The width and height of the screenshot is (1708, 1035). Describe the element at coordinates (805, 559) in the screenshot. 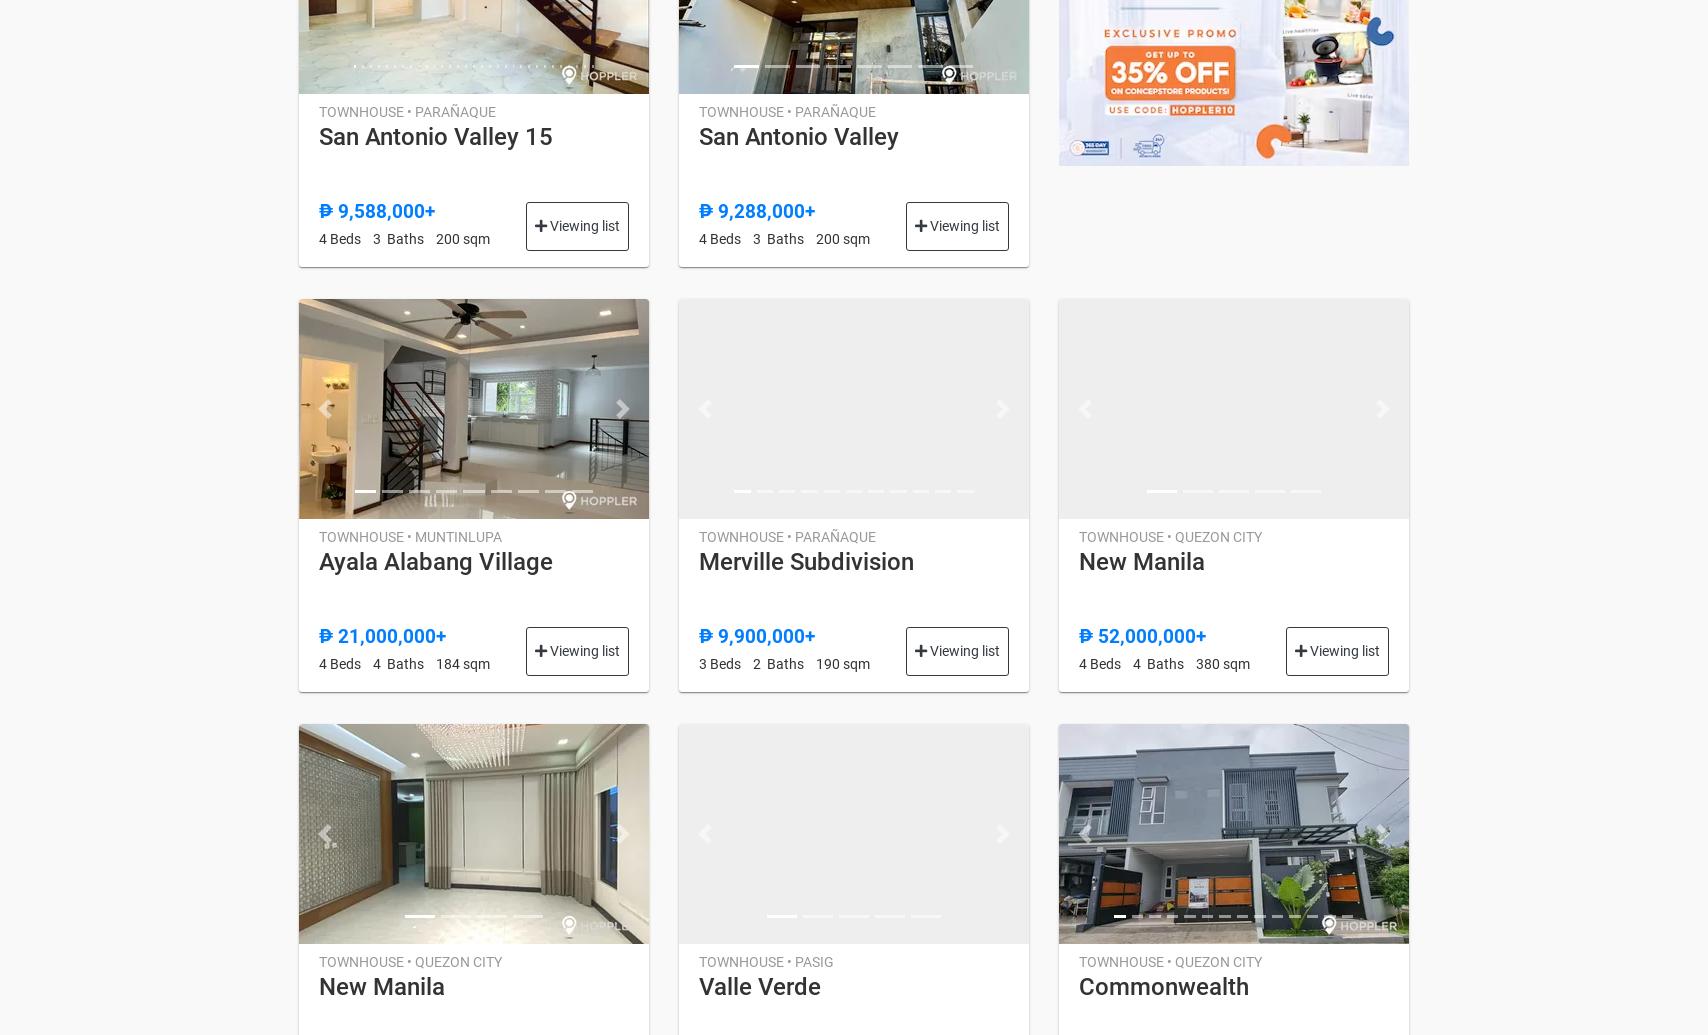

I see `'Merville Subdivision'` at that location.